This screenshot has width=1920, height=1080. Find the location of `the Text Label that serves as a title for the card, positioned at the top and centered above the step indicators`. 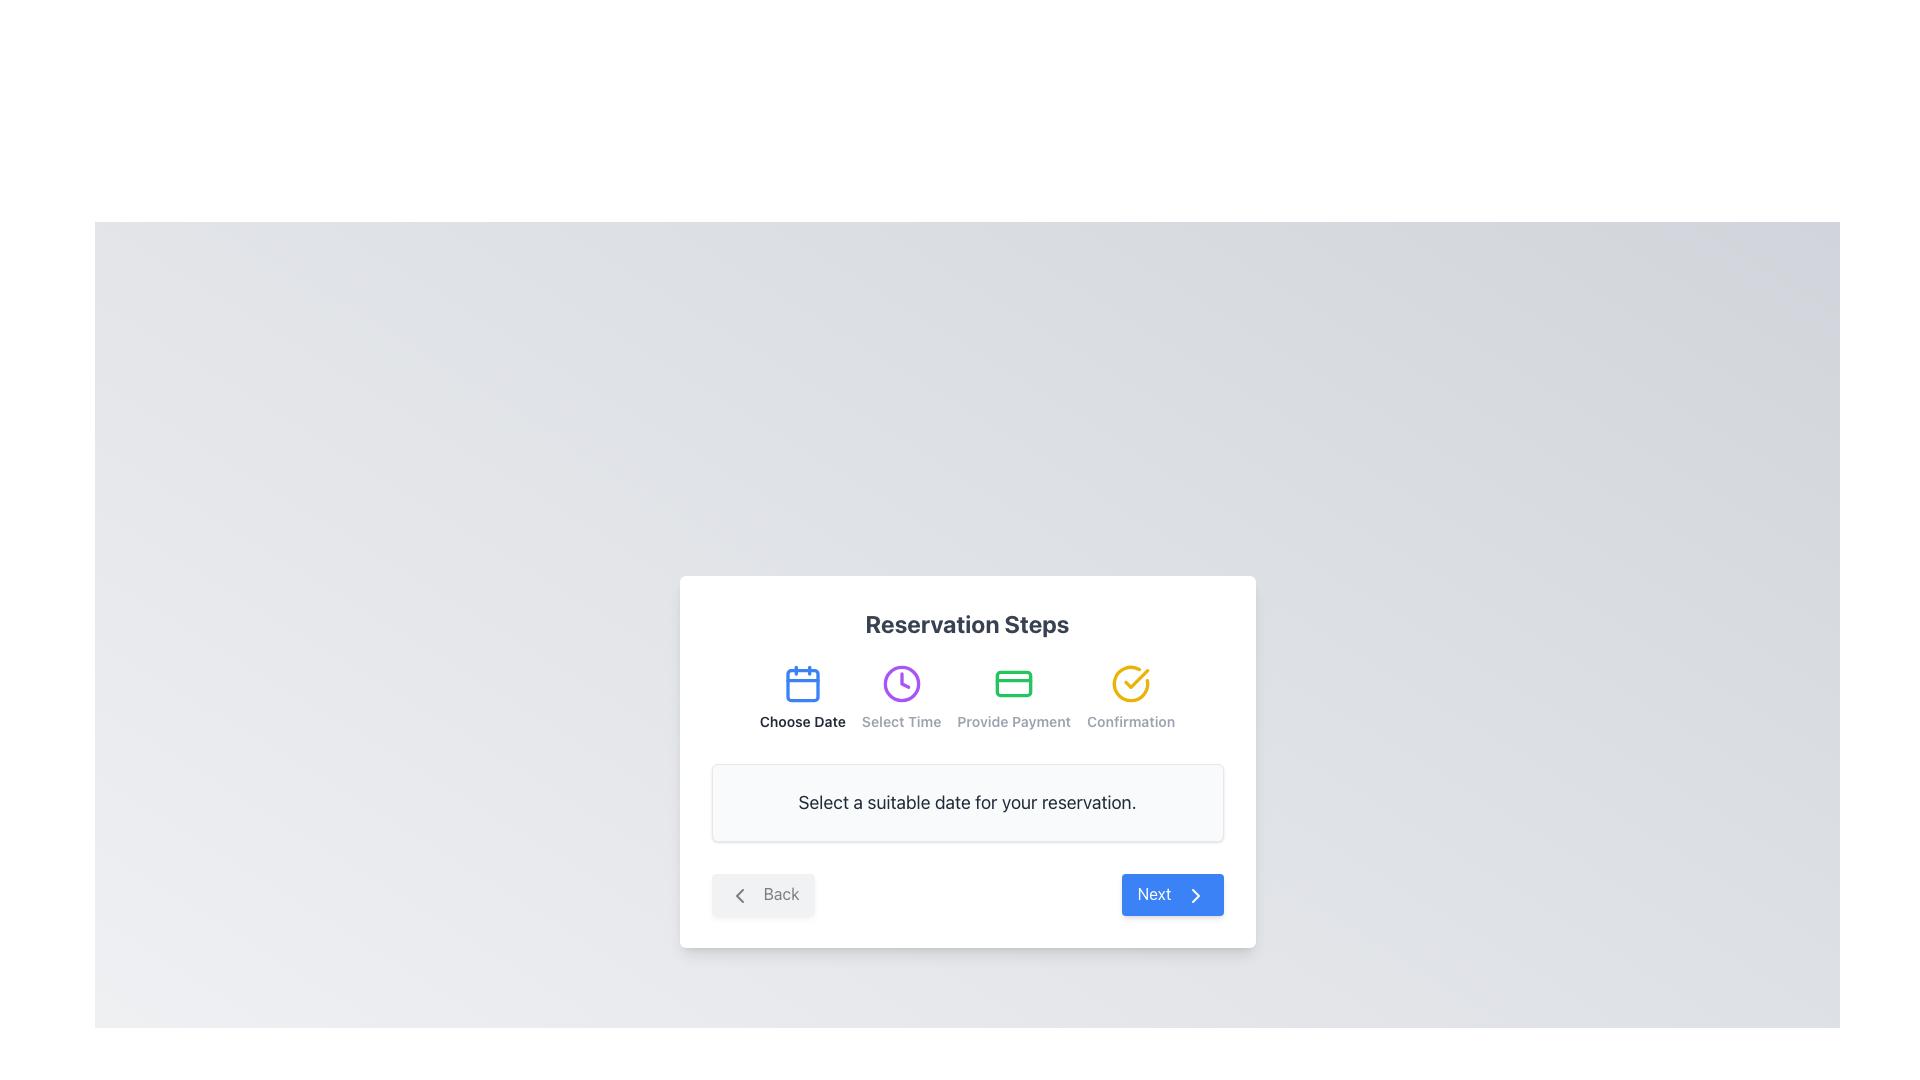

the Text Label that serves as a title for the card, positioned at the top and centered above the step indicators is located at coordinates (967, 623).